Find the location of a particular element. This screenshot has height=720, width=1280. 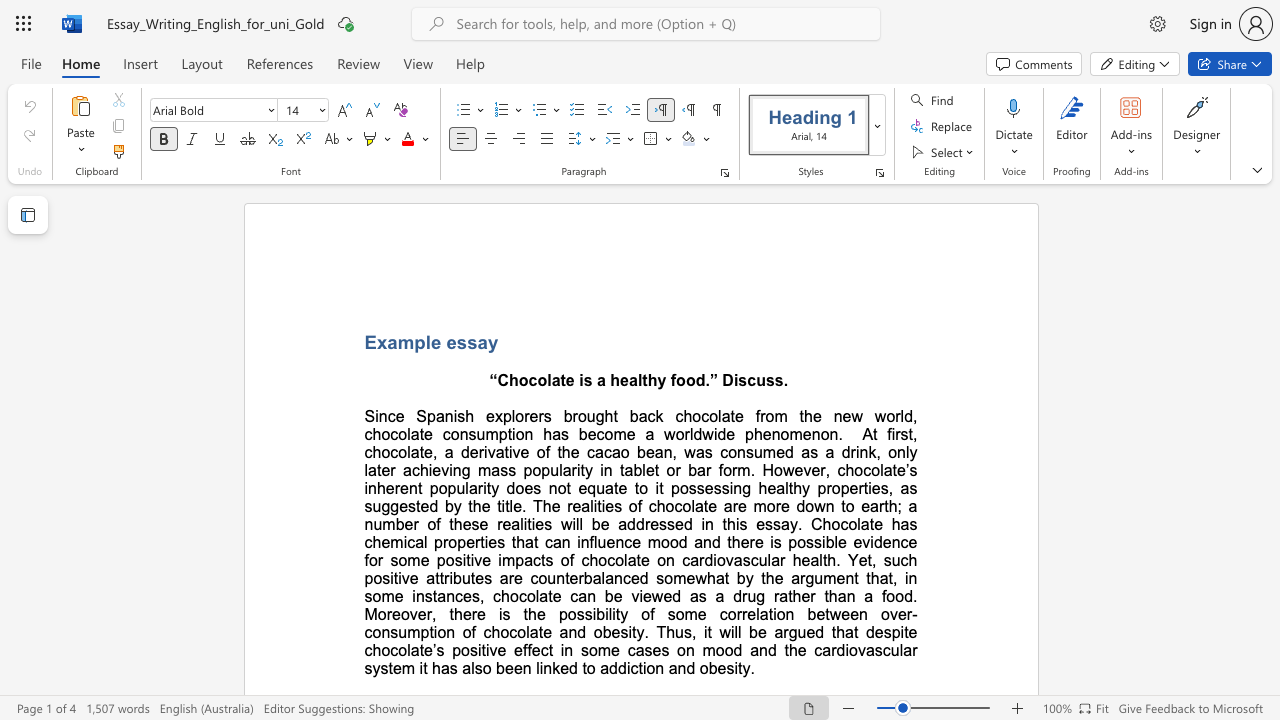

the subset text "rldwide phenom" within the text "Since Spanish explorers brought back chocolate from the new world, chocolate consumption has become a worldwide phenomenon" is located at coordinates (684, 433).